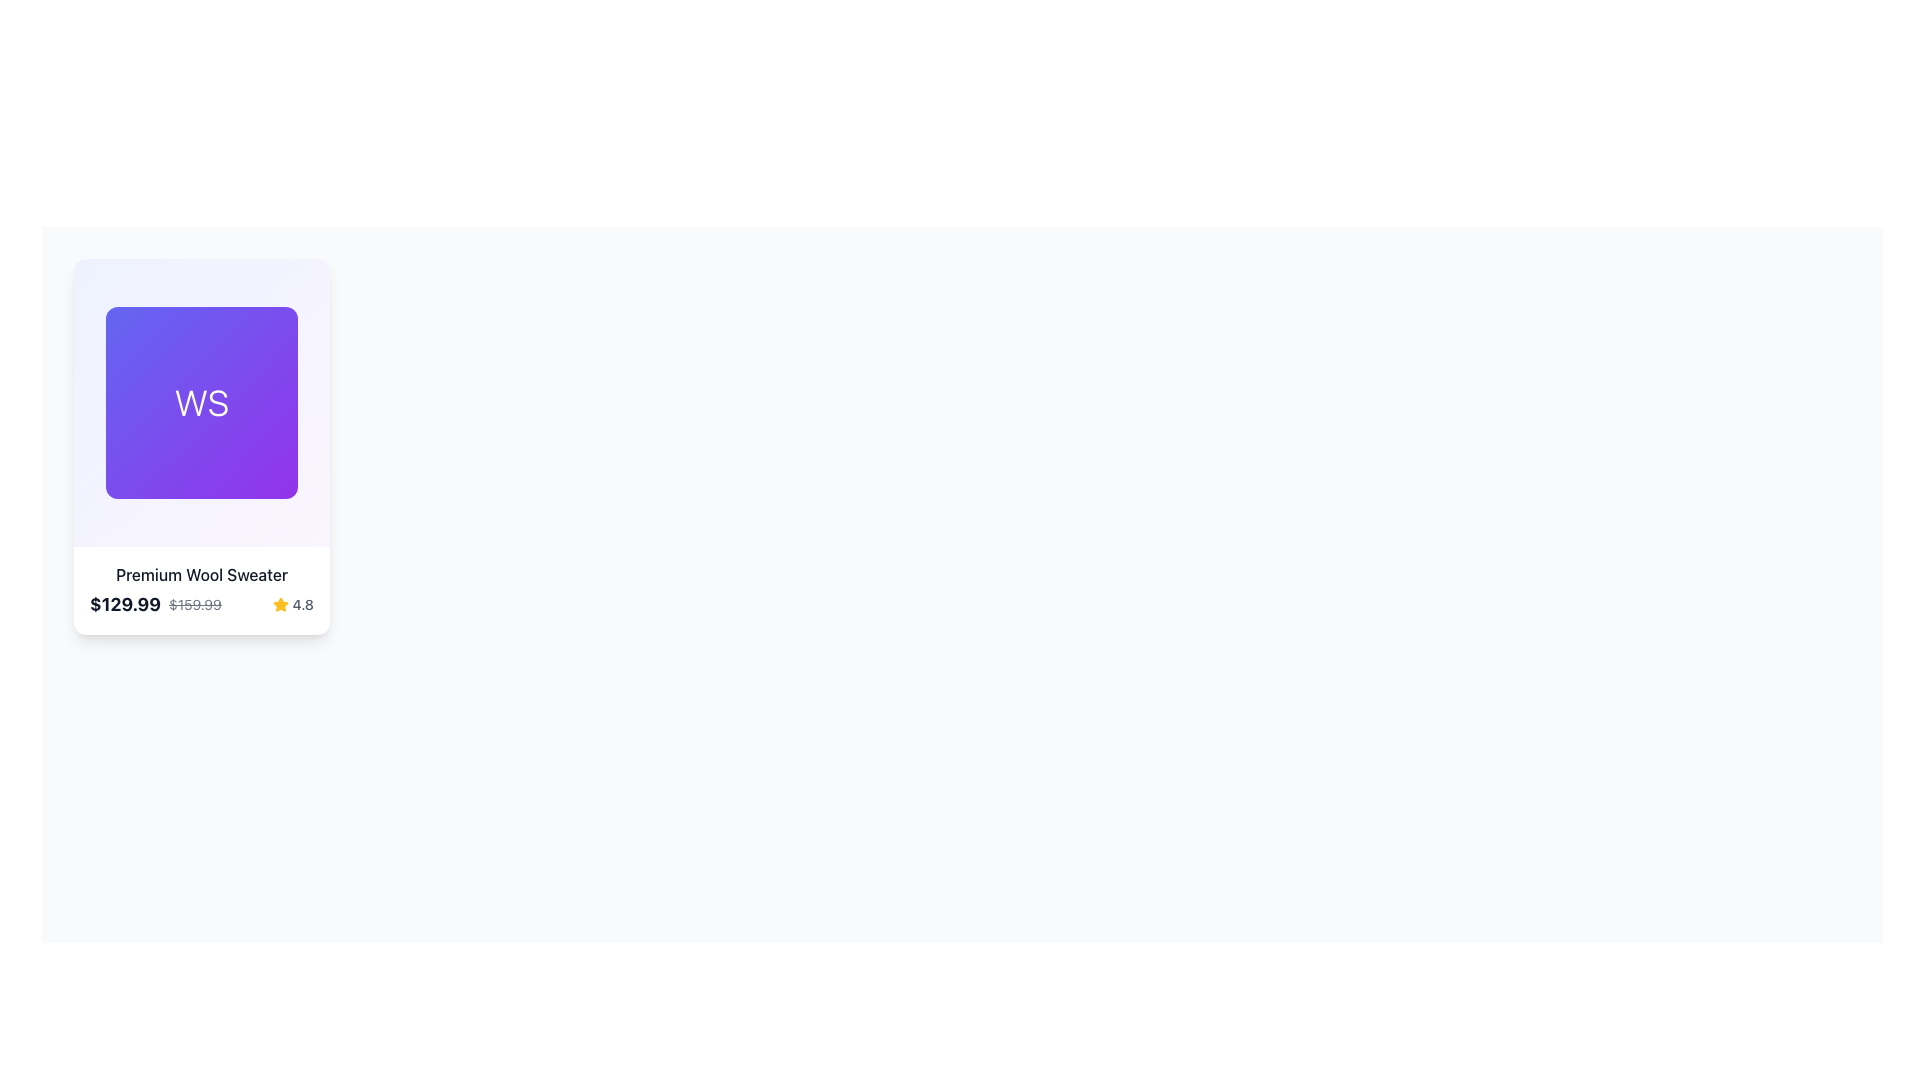 Image resolution: width=1920 pixels, height=1080 pixels. I want to click on the star-shaped icon indicating a rating of 4.8 located in the lower right-hand corner of the card's contents, so click(279, 604).